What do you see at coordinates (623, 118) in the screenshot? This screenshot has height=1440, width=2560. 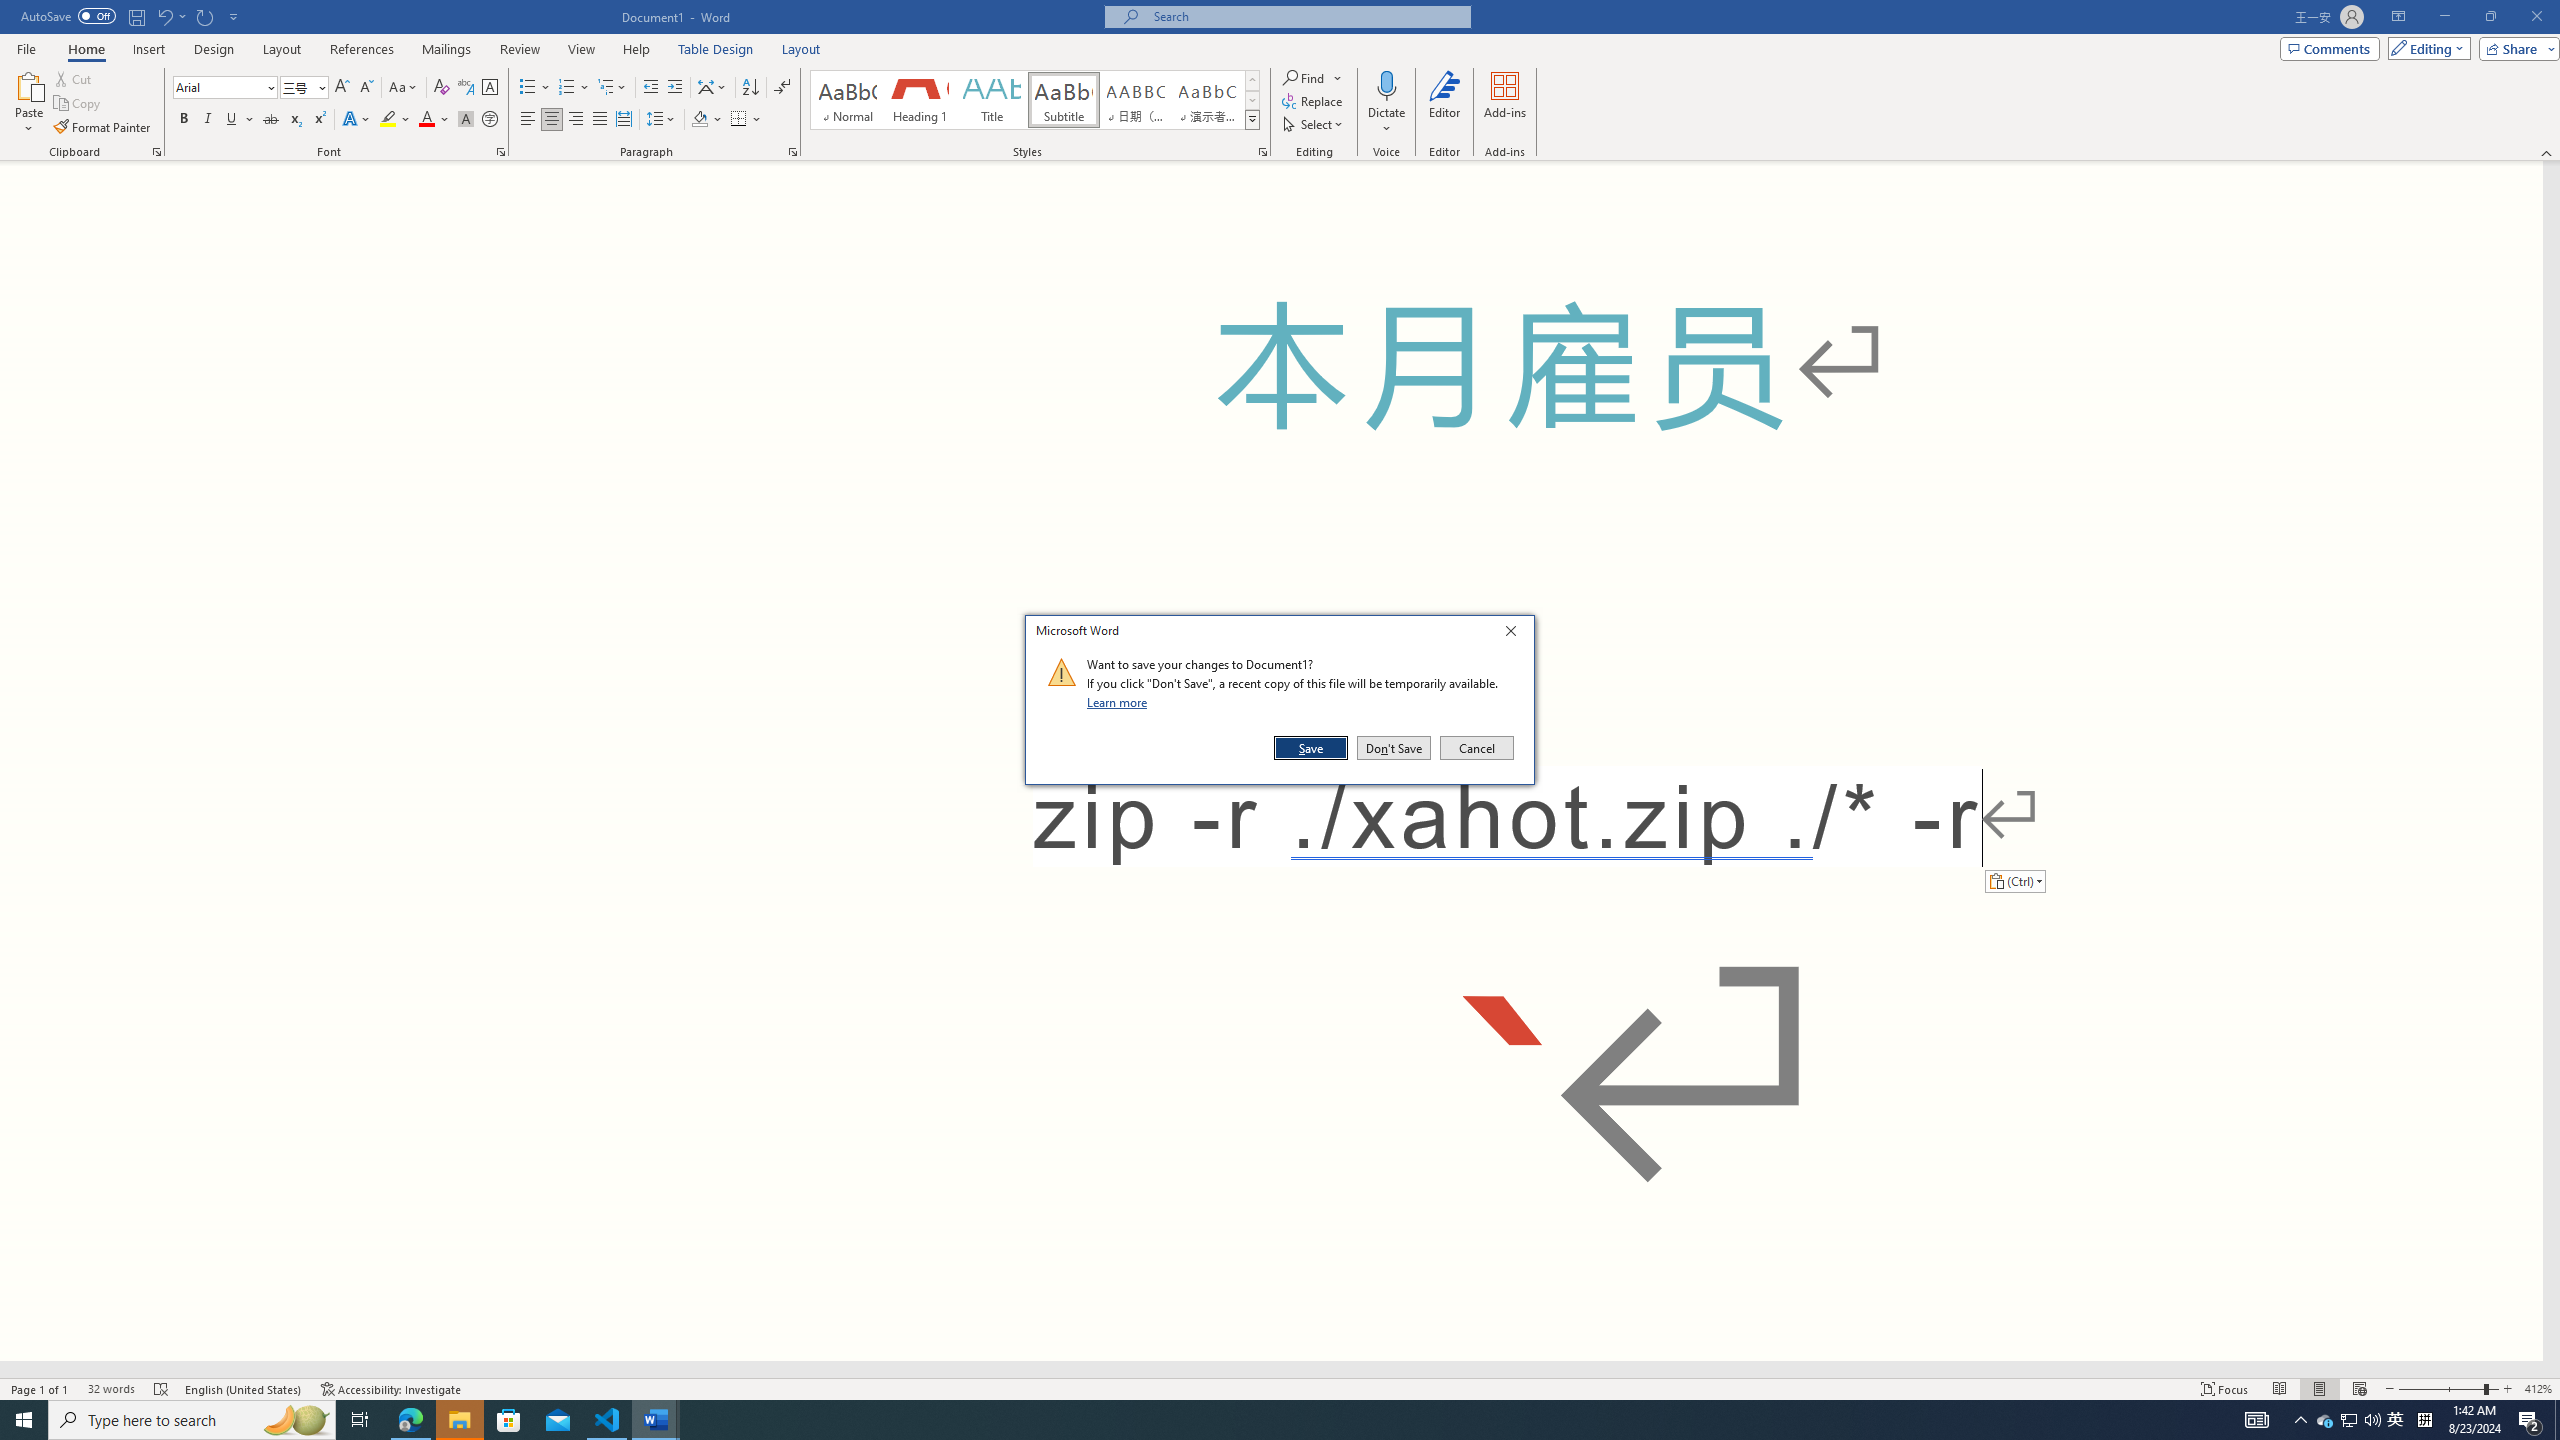 I see `'Distributed'` at bounding box center [623, 118].